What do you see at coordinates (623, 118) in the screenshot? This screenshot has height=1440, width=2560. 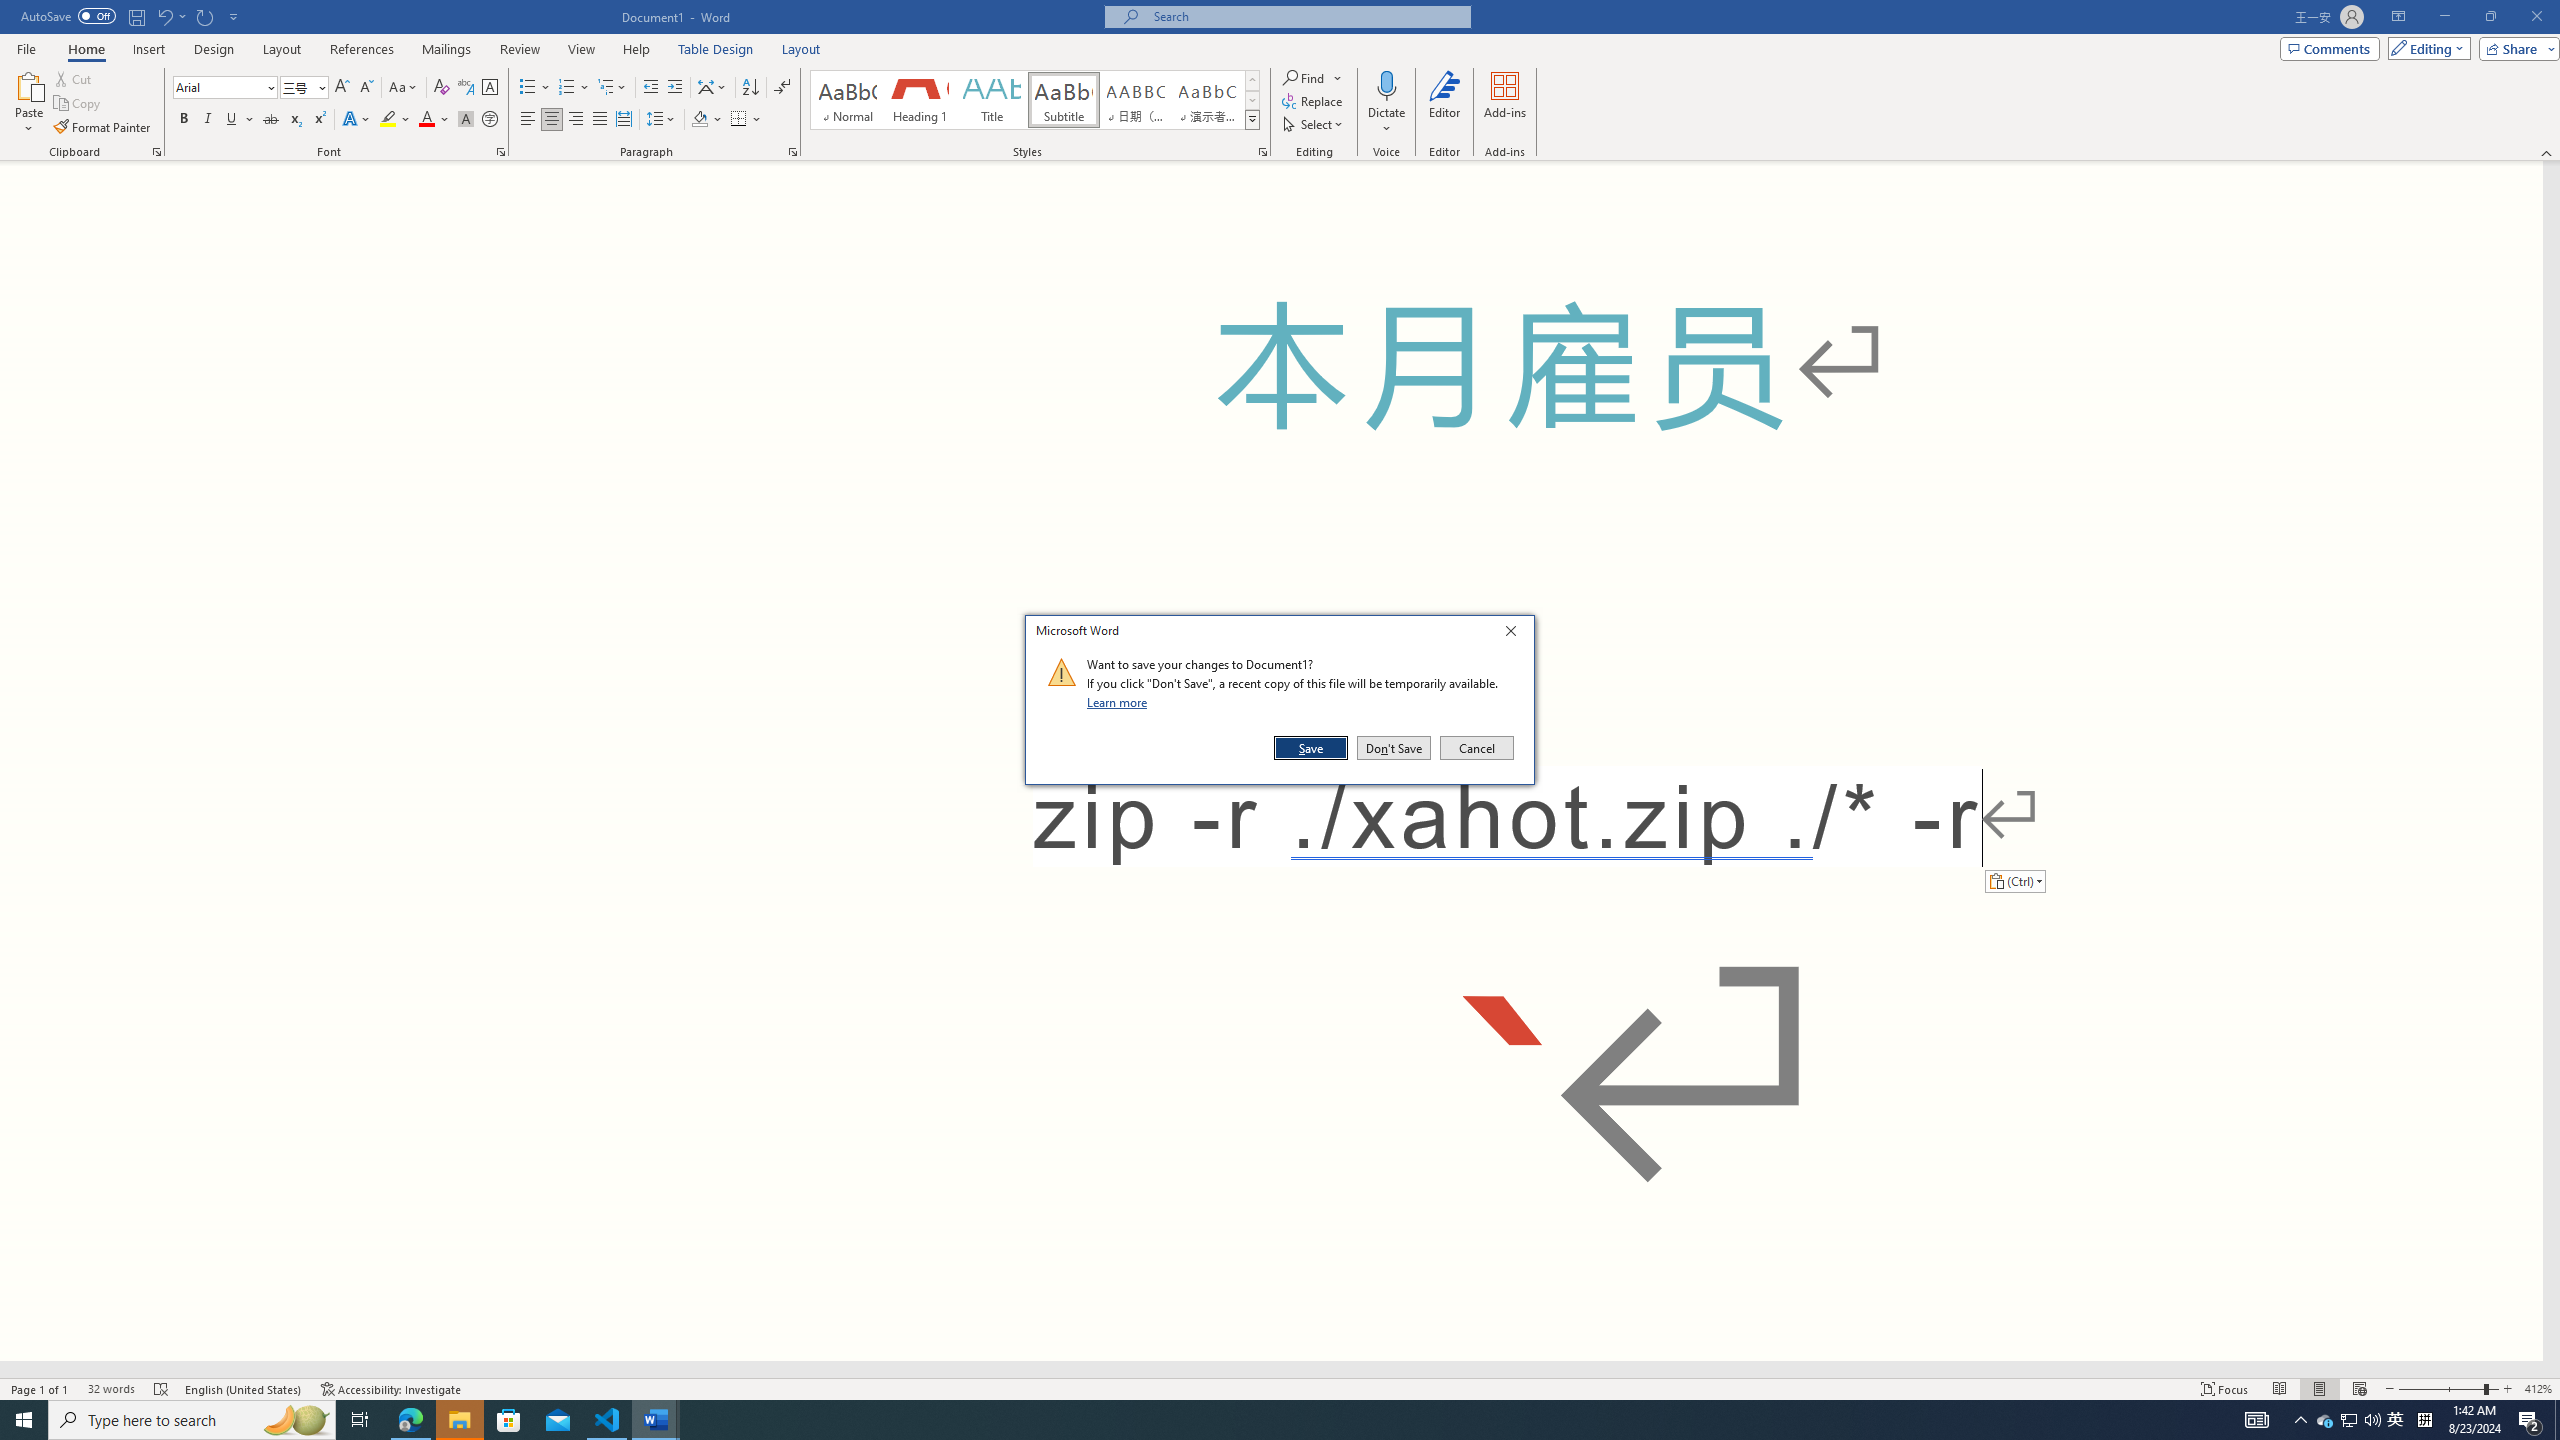 I see `'Distributed'` at bounding box center [623, 118].